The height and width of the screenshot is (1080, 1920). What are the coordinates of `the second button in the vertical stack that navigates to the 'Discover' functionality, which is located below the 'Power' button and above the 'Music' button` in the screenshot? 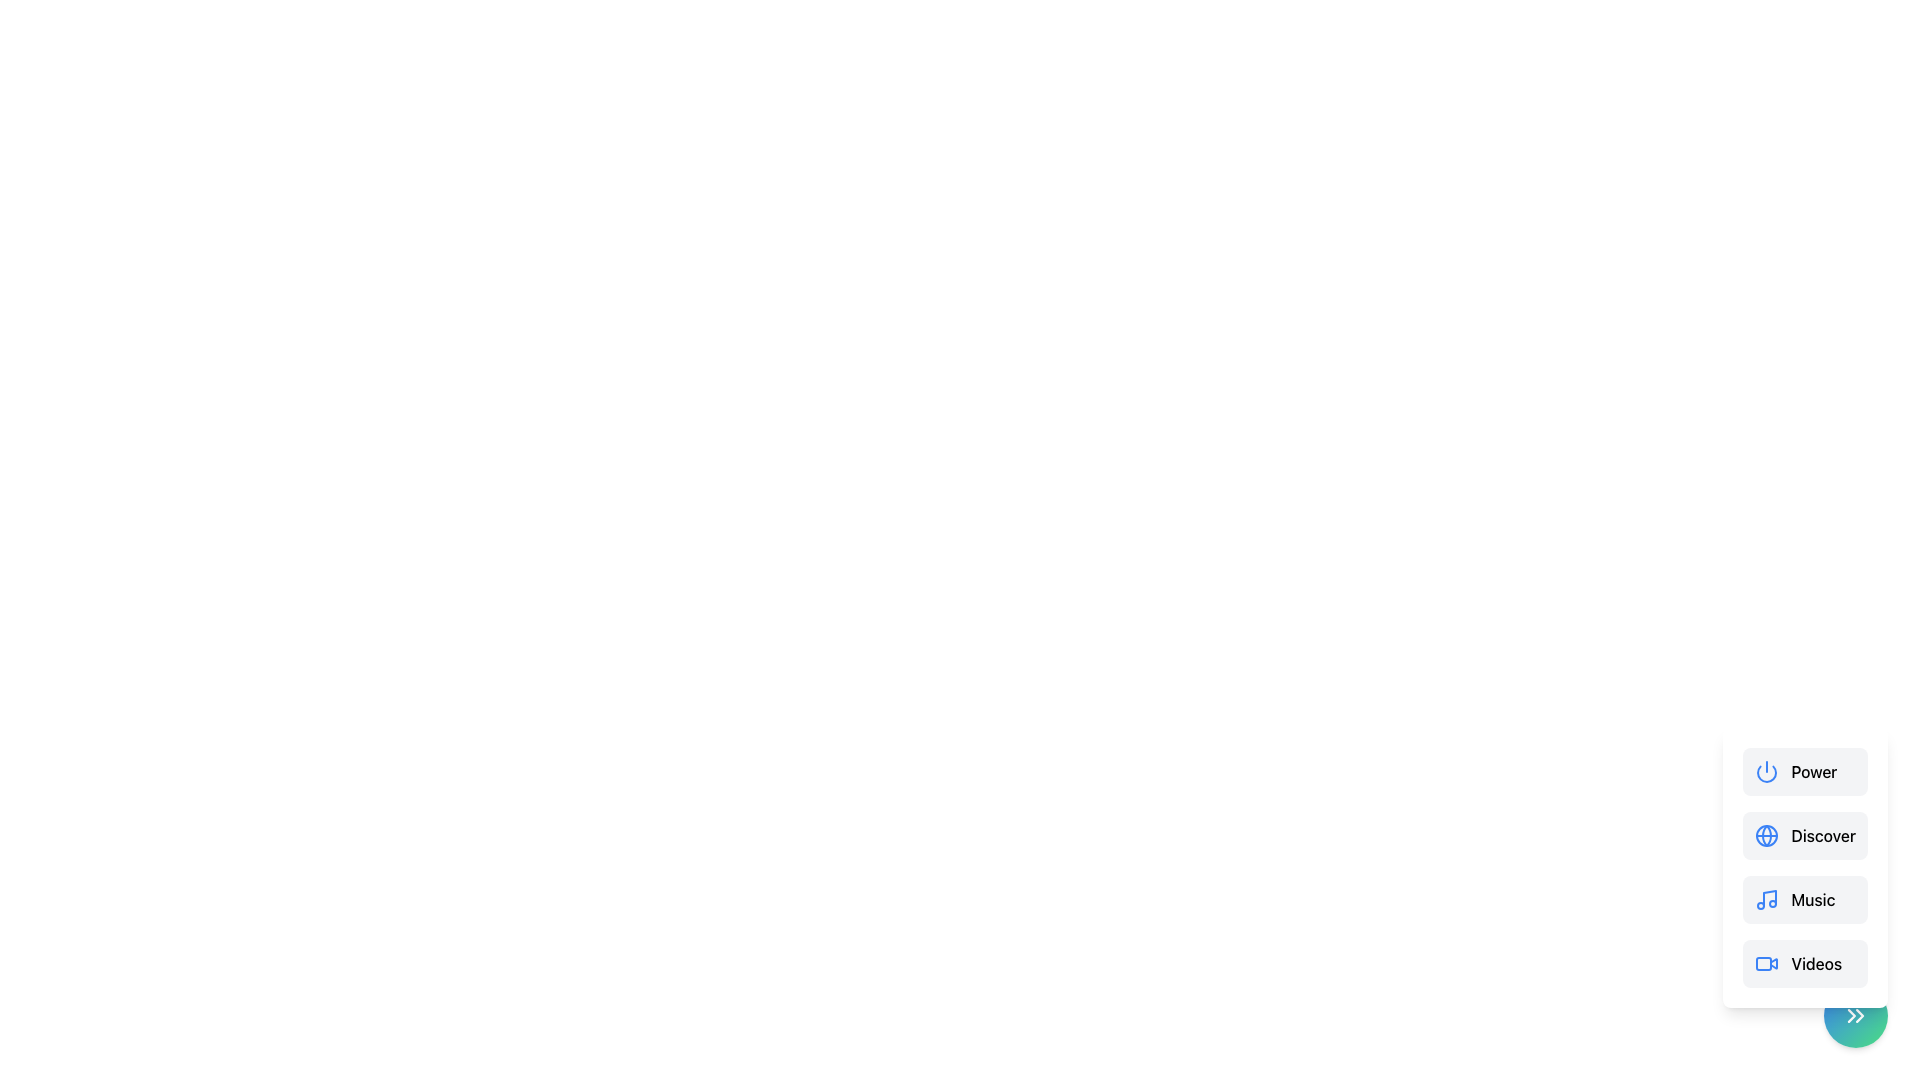 It's located at (1805, 866).